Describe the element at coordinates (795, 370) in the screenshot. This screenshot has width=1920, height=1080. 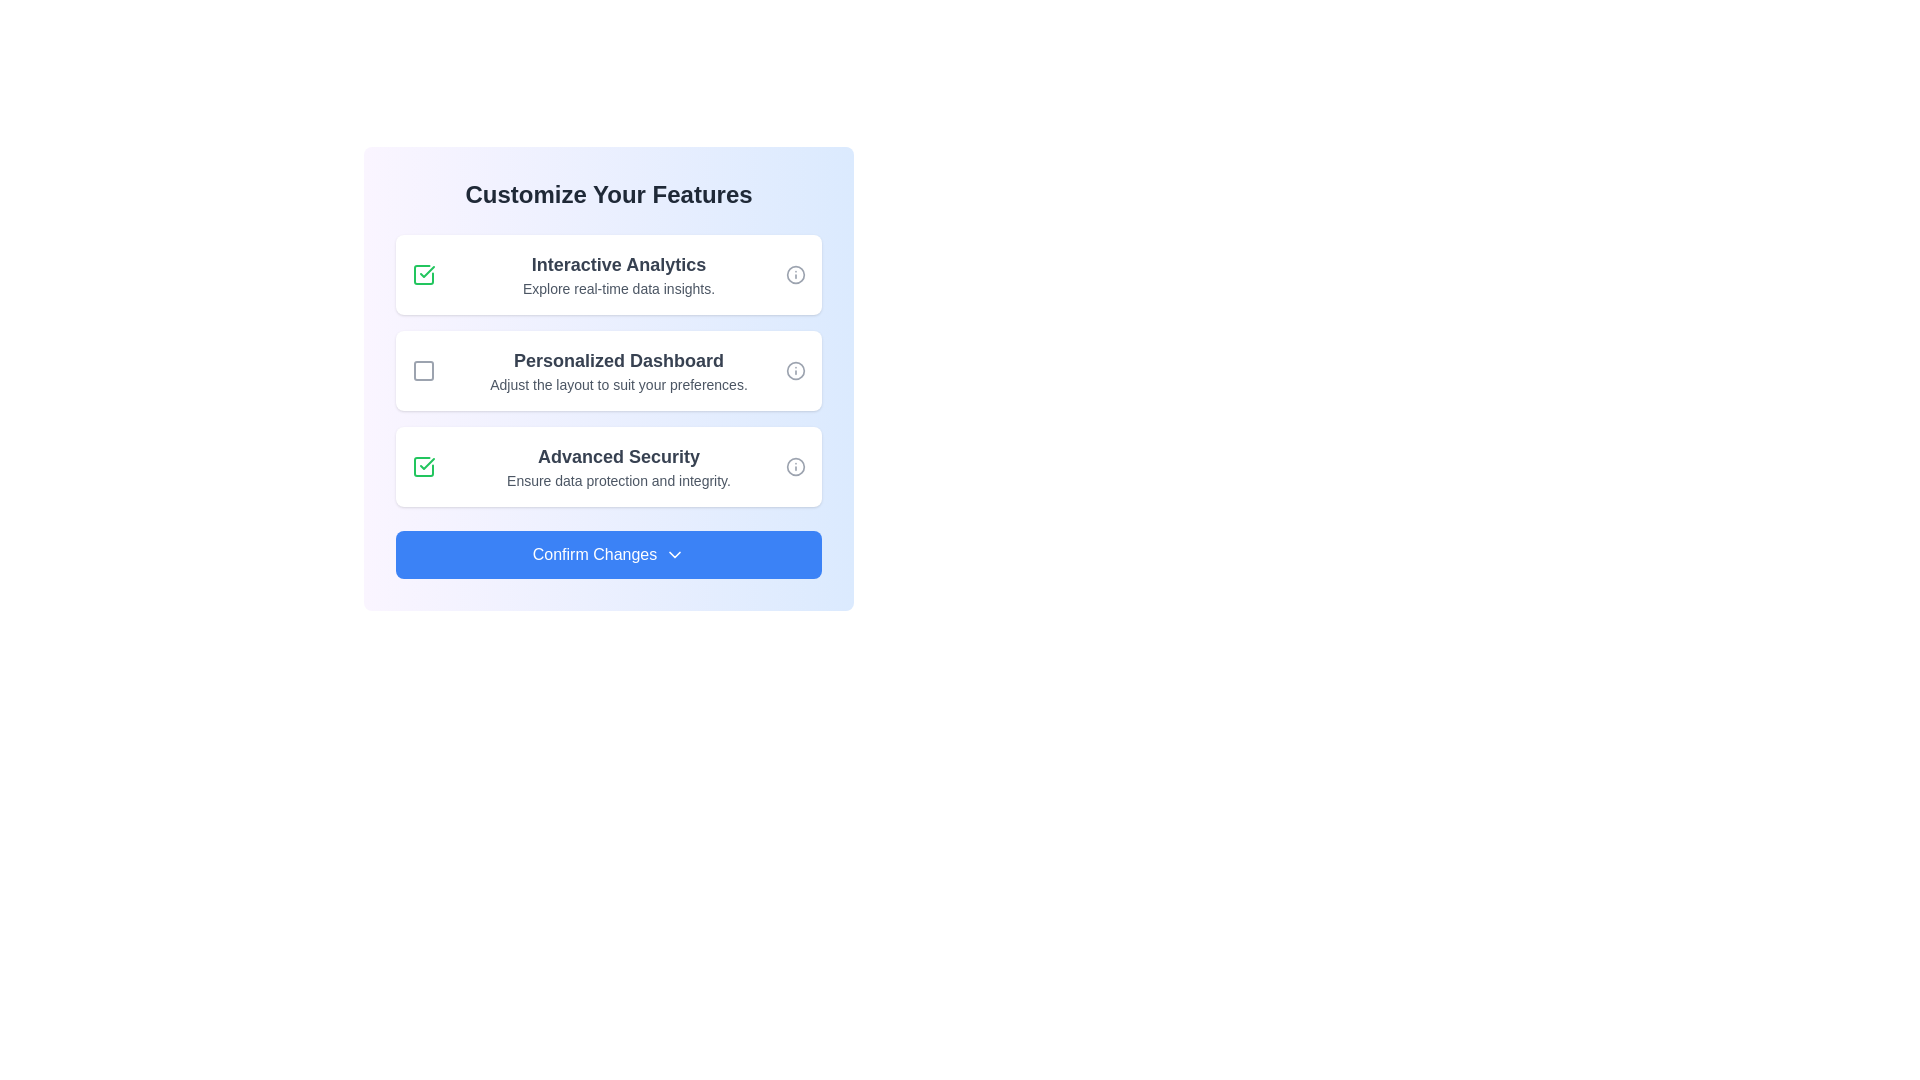
I see `the circle component of the SVG icon that represents the 'Personalized Dashboard' within the 'Customize Your Features' section` at that location.